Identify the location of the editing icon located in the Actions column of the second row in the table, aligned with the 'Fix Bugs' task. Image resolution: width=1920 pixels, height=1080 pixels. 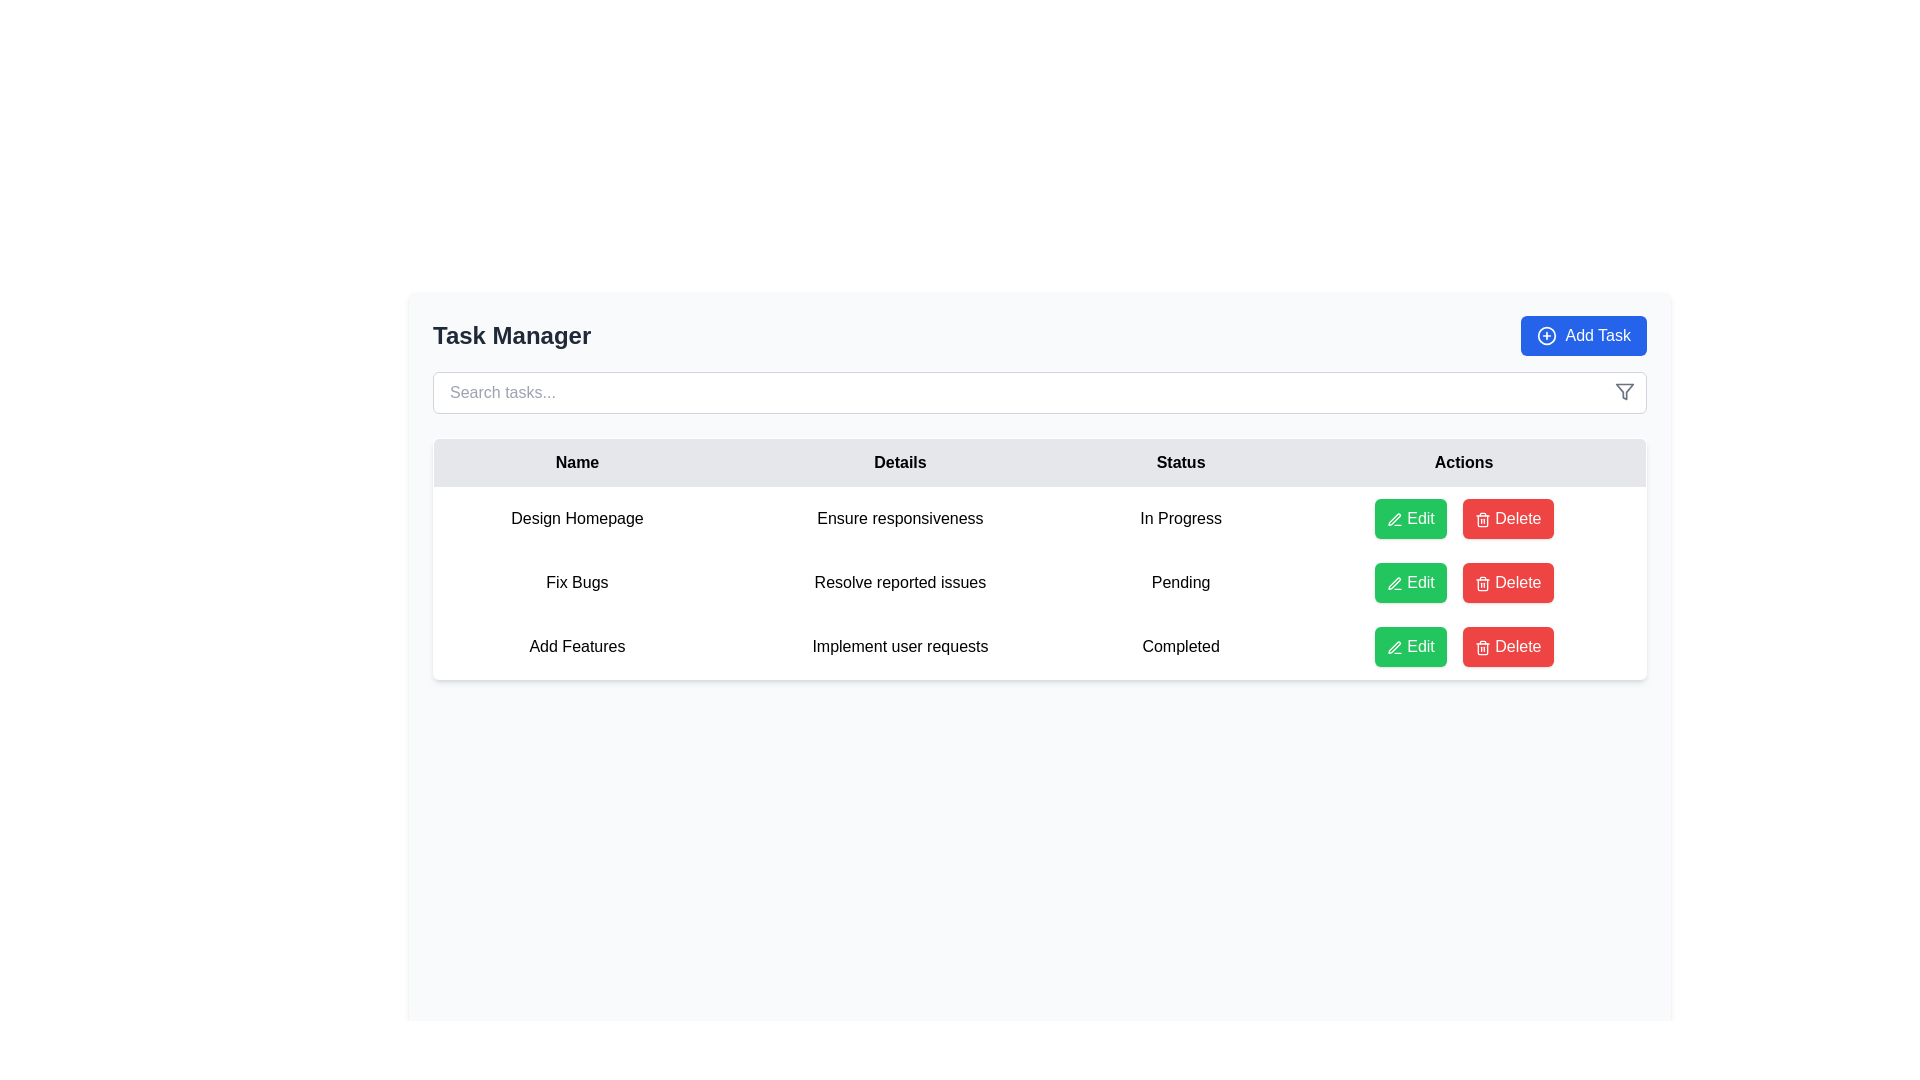
(1393, 518).